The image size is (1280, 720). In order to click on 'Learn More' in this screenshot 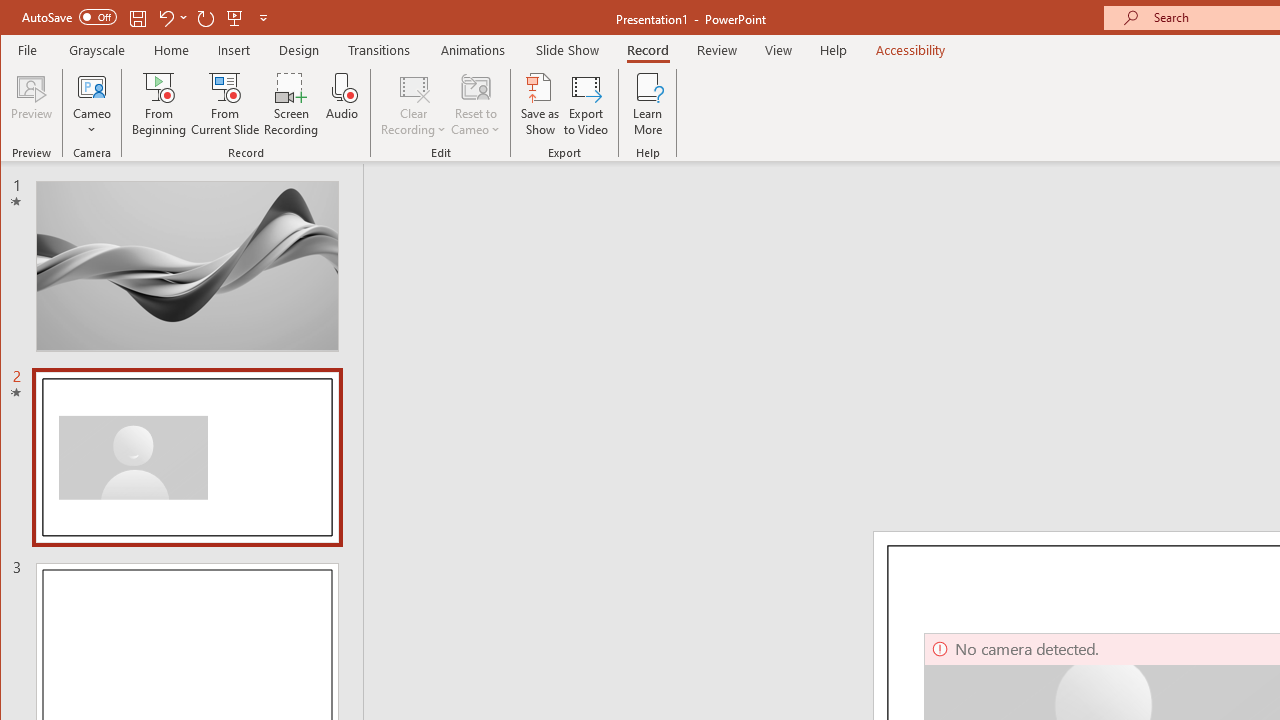, I will do `click(648, 104)`.